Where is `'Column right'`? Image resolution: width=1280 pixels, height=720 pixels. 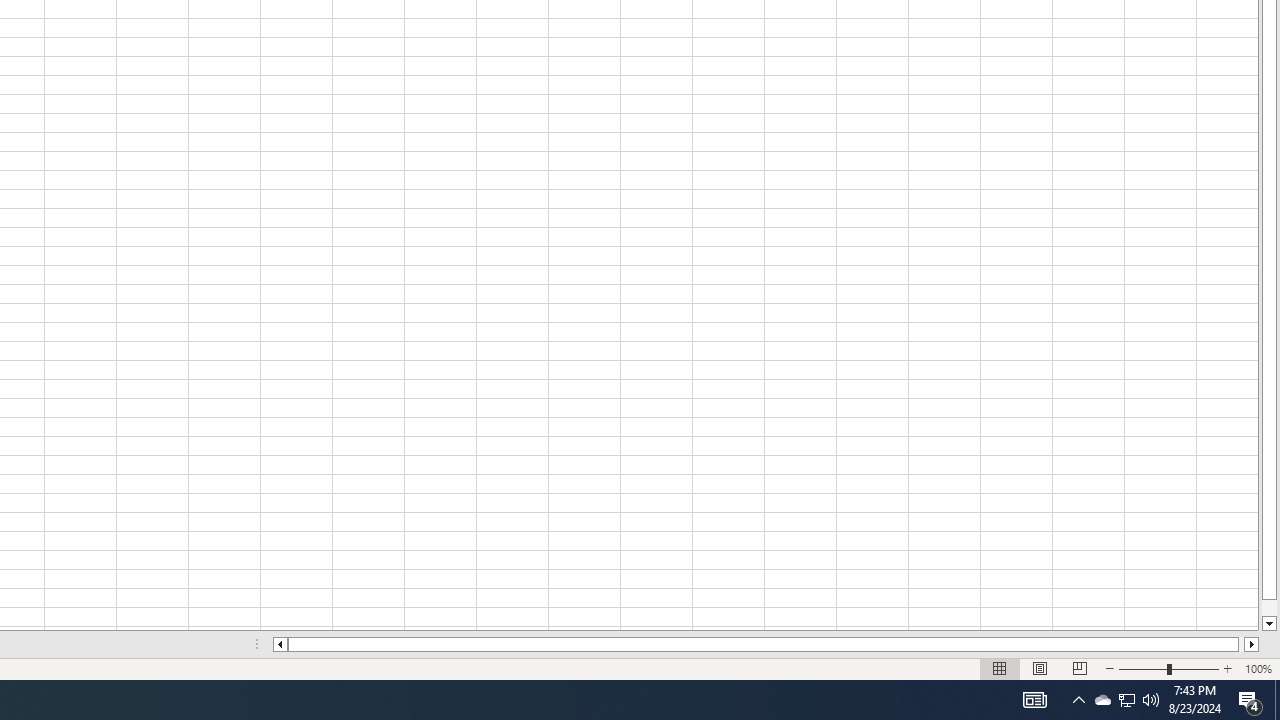
'Column right' is located at coordinates (1251, 644).